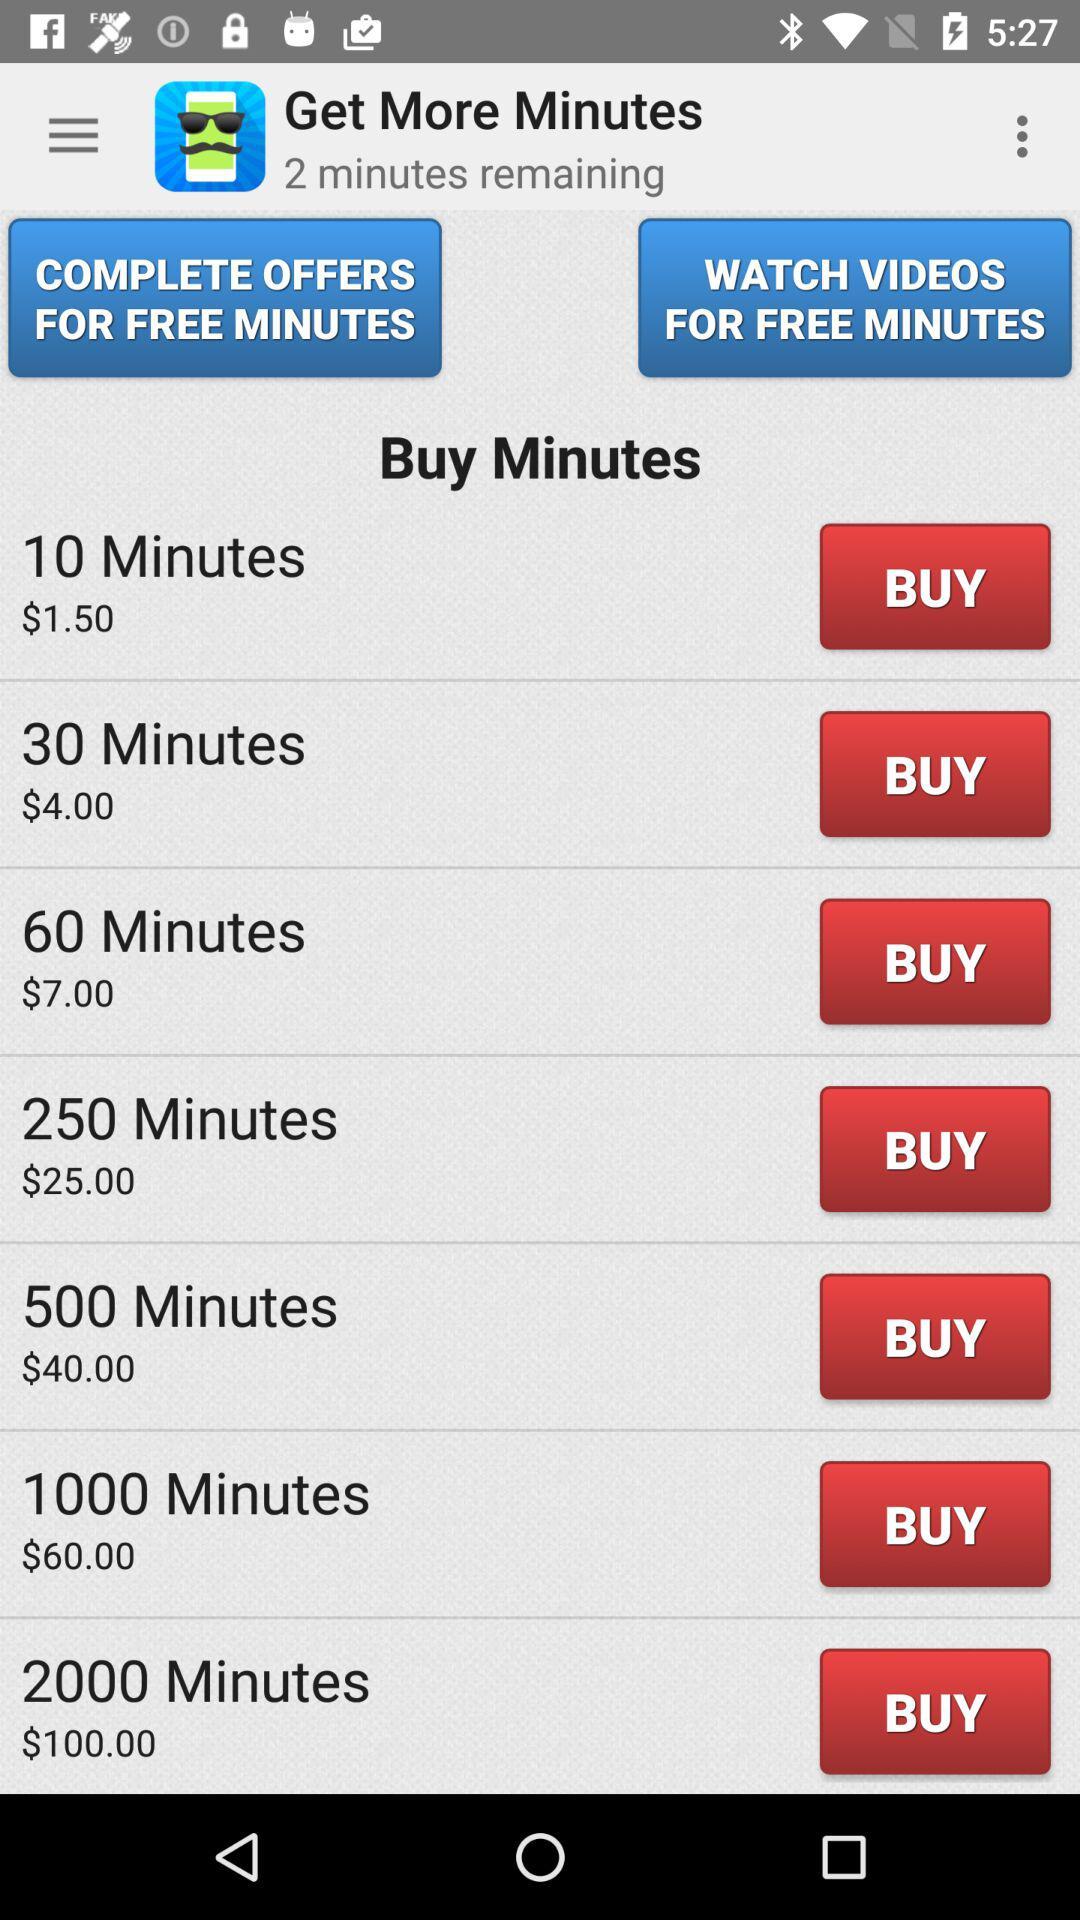 The width and height of the screenshot is (1080, 1920). What do you see at coordinates (72, 135) in the screenshot?
I see `the item above complete offers for` at bounding box center [72, 135].